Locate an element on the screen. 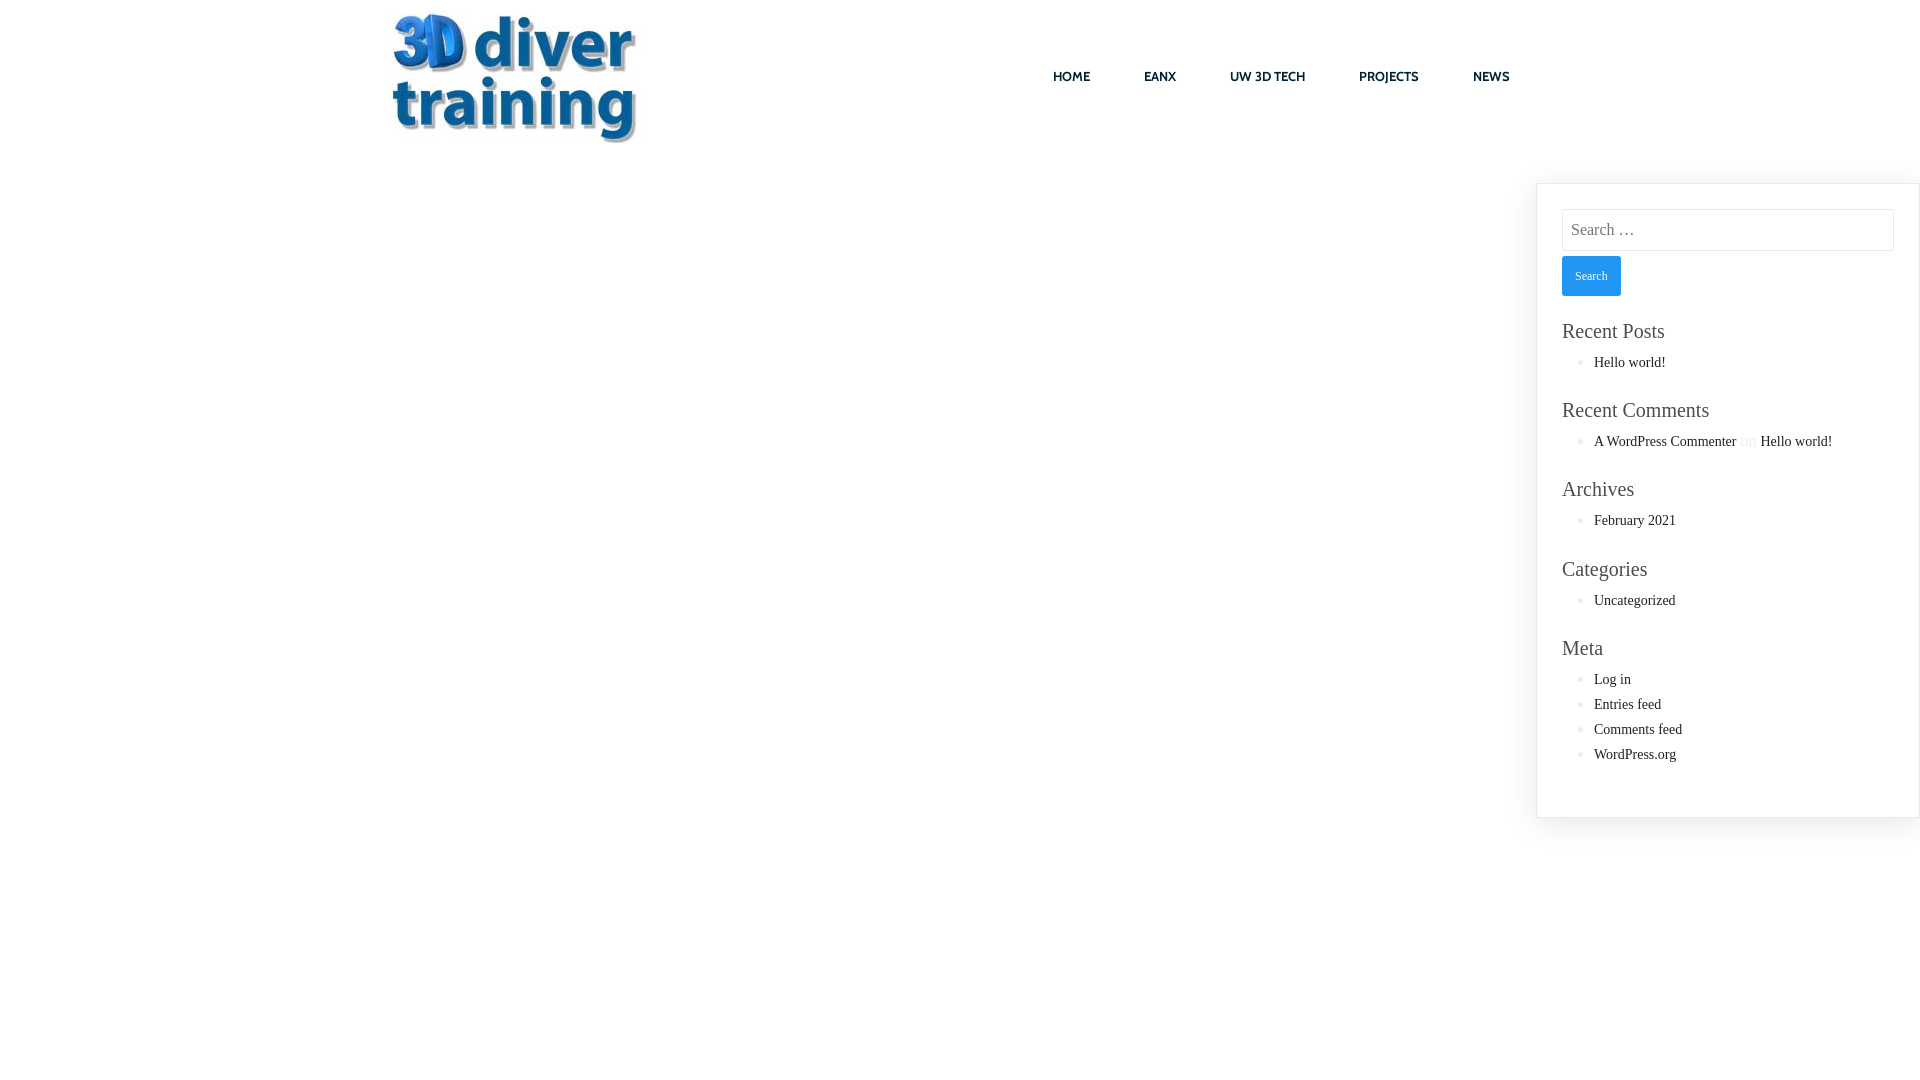  'Logo_Final_256' is located at coordinates (513, 75).